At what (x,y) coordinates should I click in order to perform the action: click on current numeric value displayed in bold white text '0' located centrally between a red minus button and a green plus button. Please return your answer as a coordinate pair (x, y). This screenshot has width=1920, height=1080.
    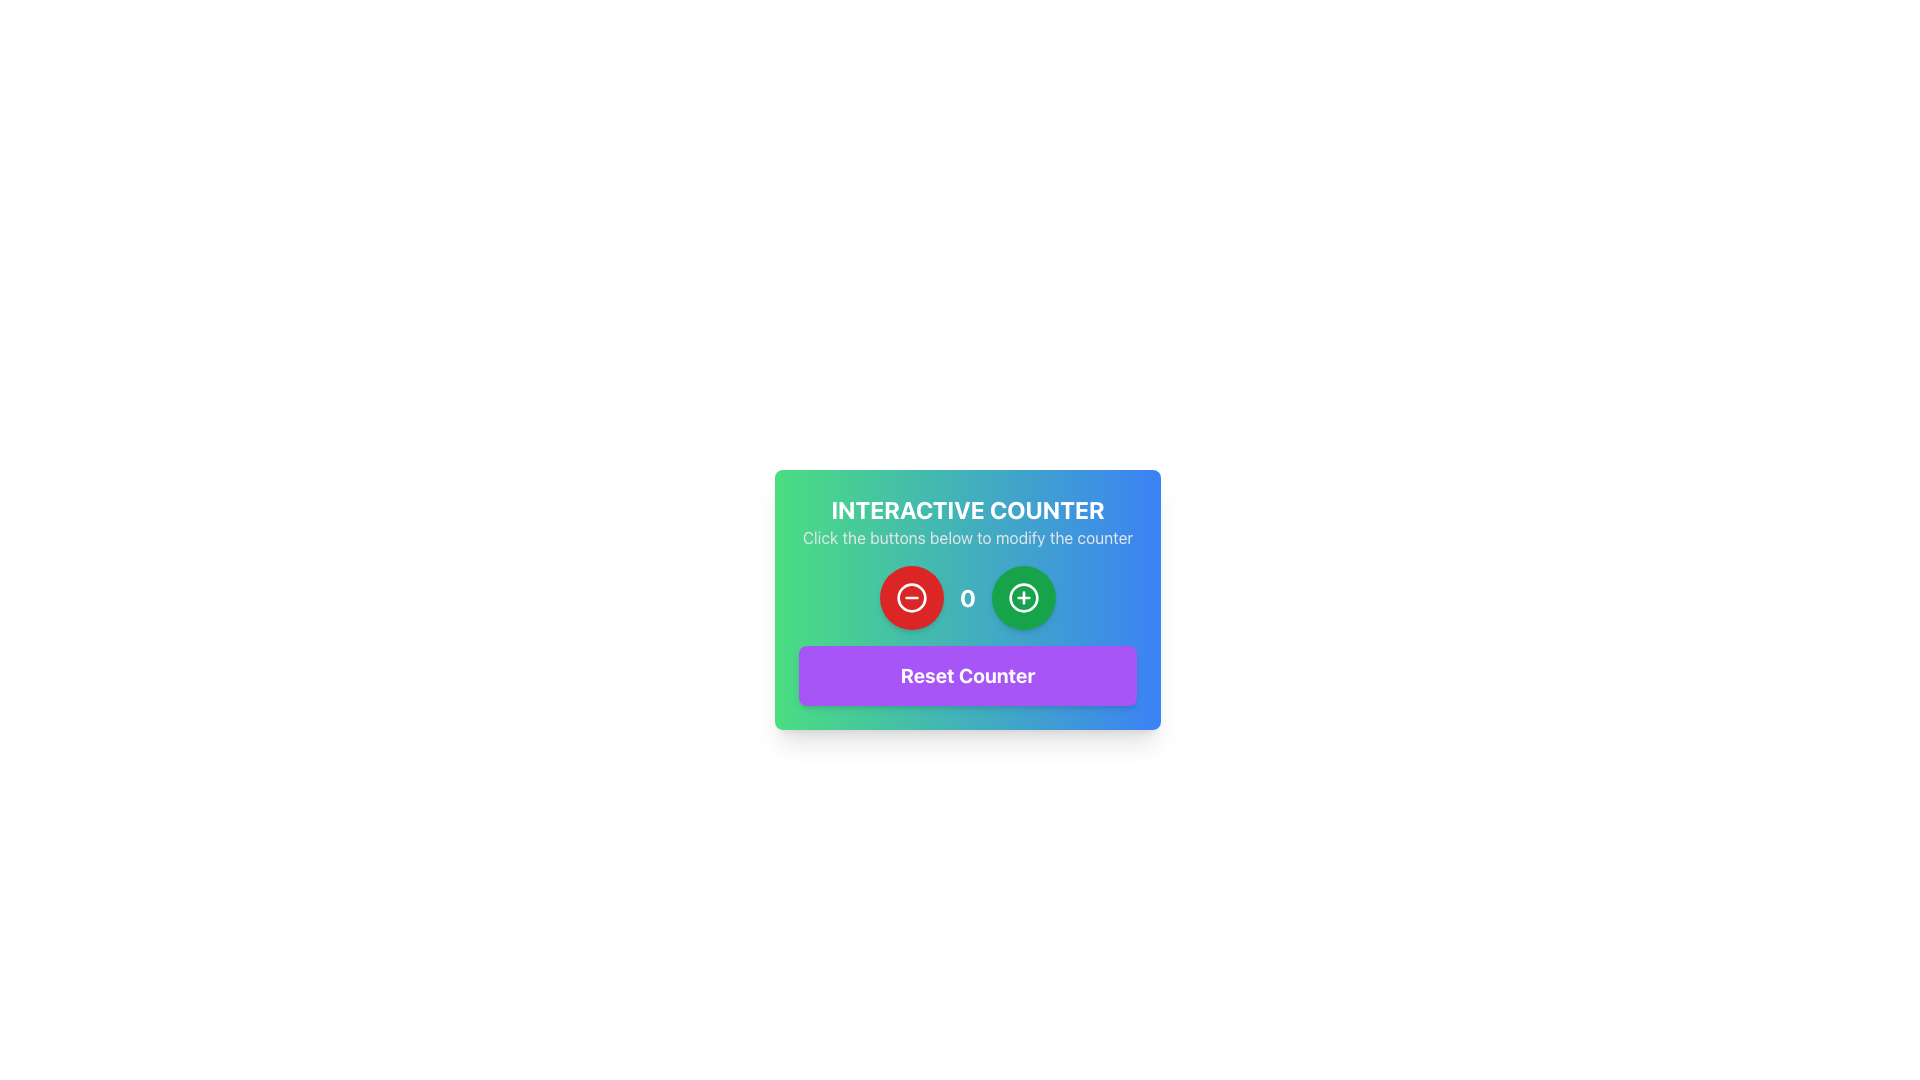
    Looking at the image, I should click on (968, 596).